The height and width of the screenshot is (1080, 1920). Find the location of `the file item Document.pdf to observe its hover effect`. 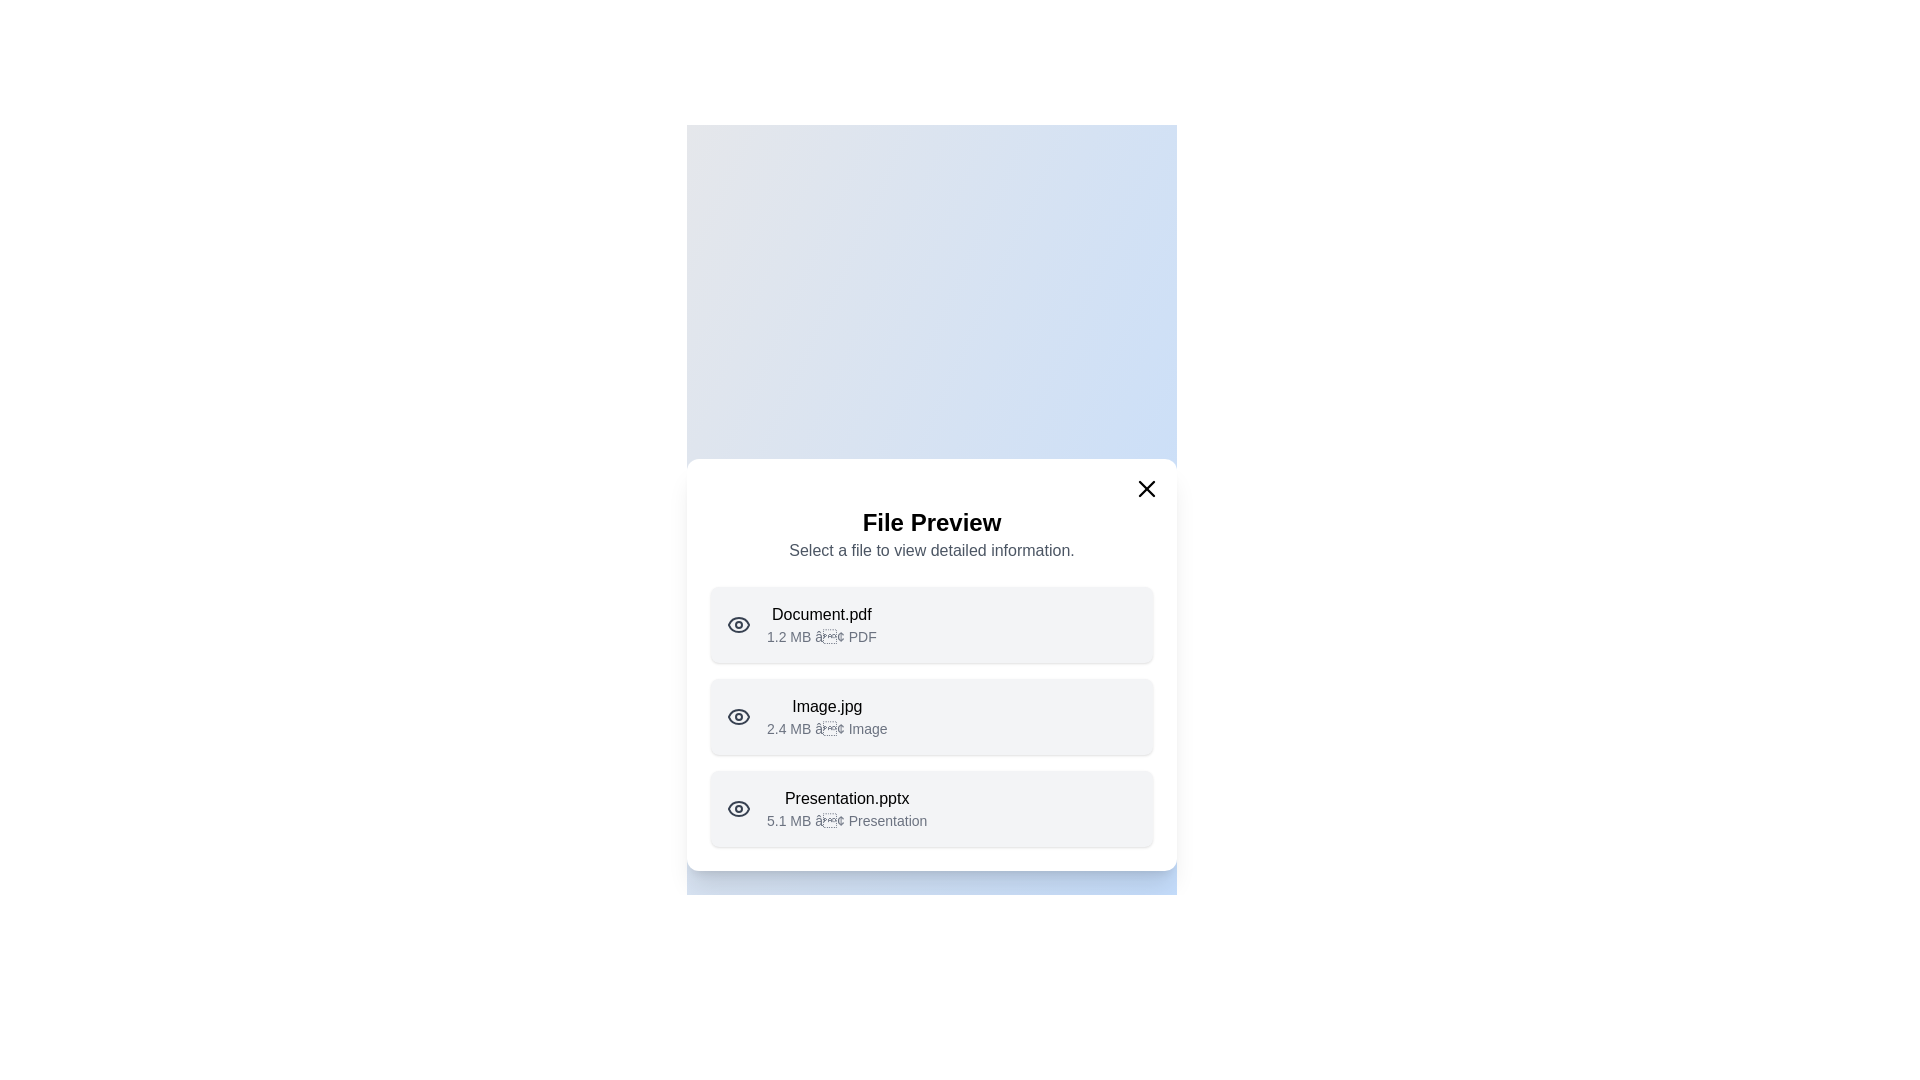

the file item Document.pdf to observe its hover effect is located at coordinates (930, 623).